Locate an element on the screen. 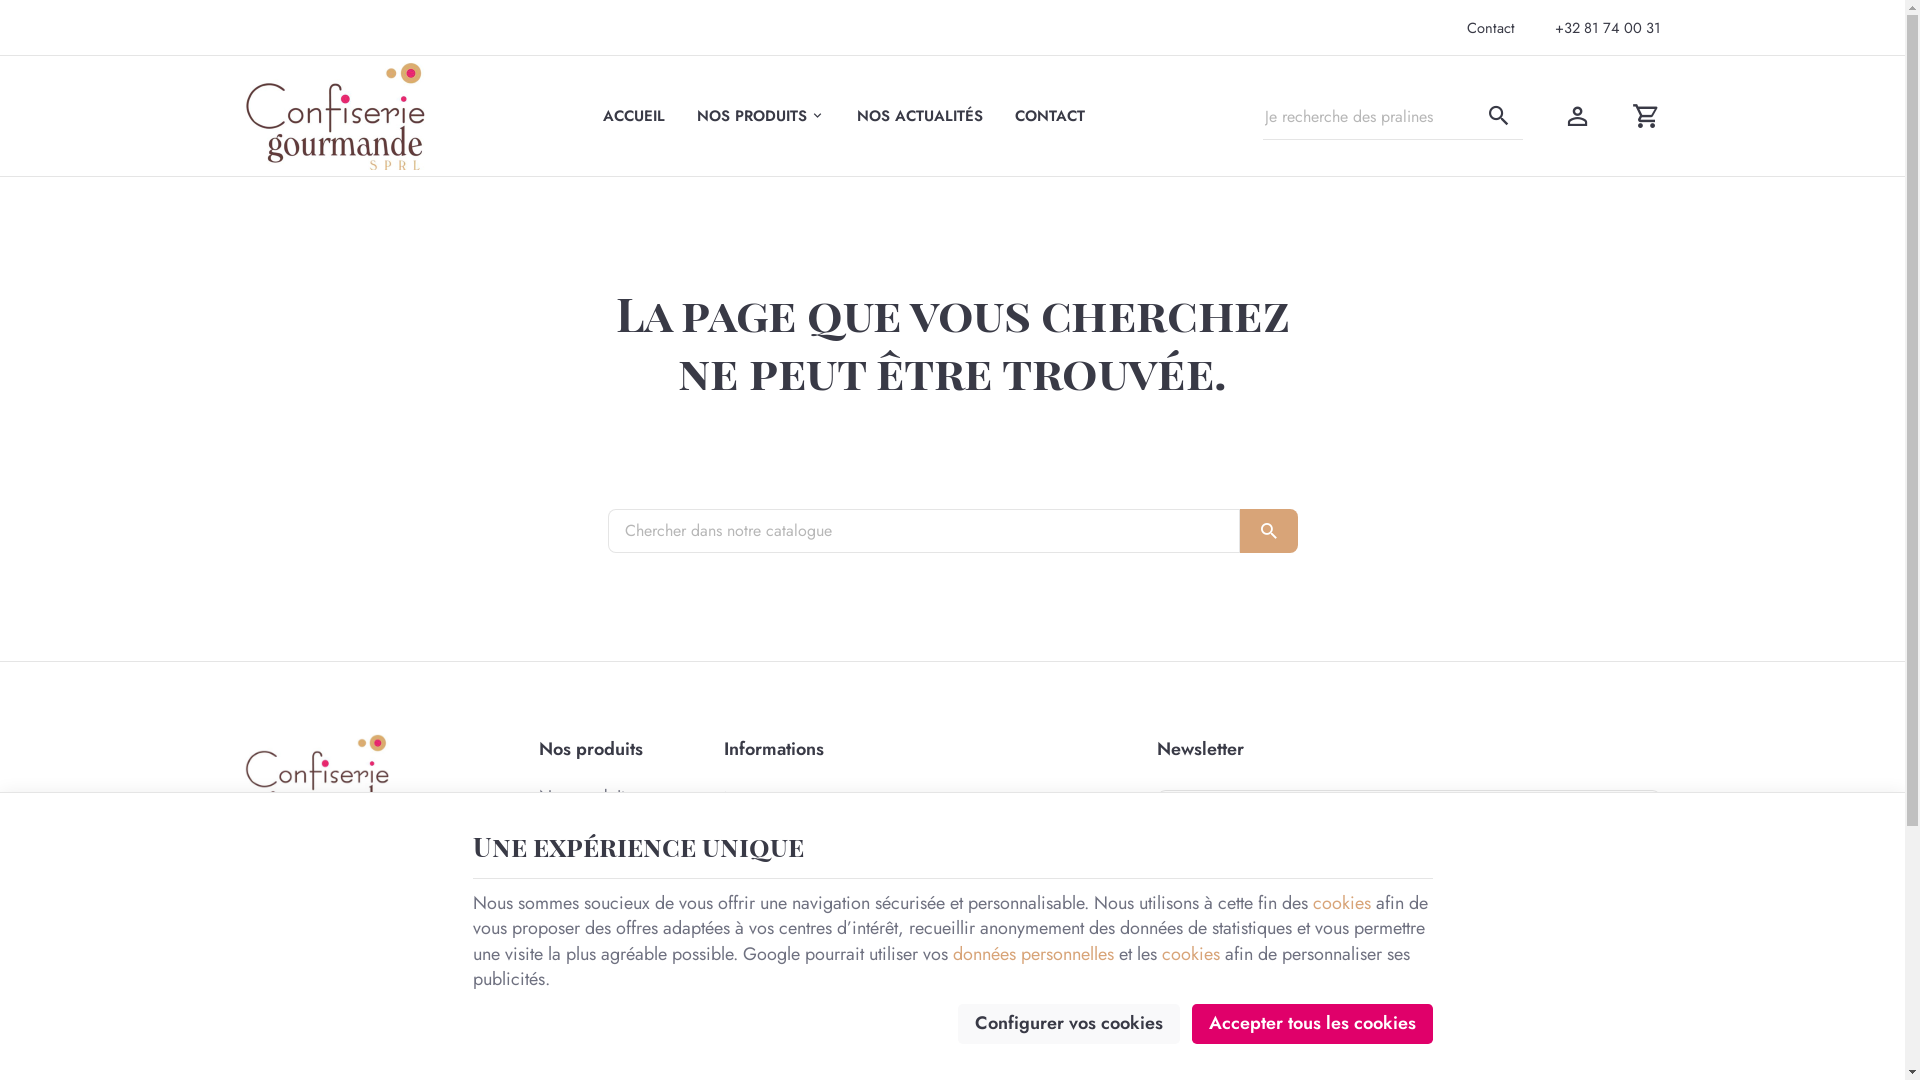 The width and height of the screenshot is (1920, 1080). 'OK' is located at coordinates (1267, 530).